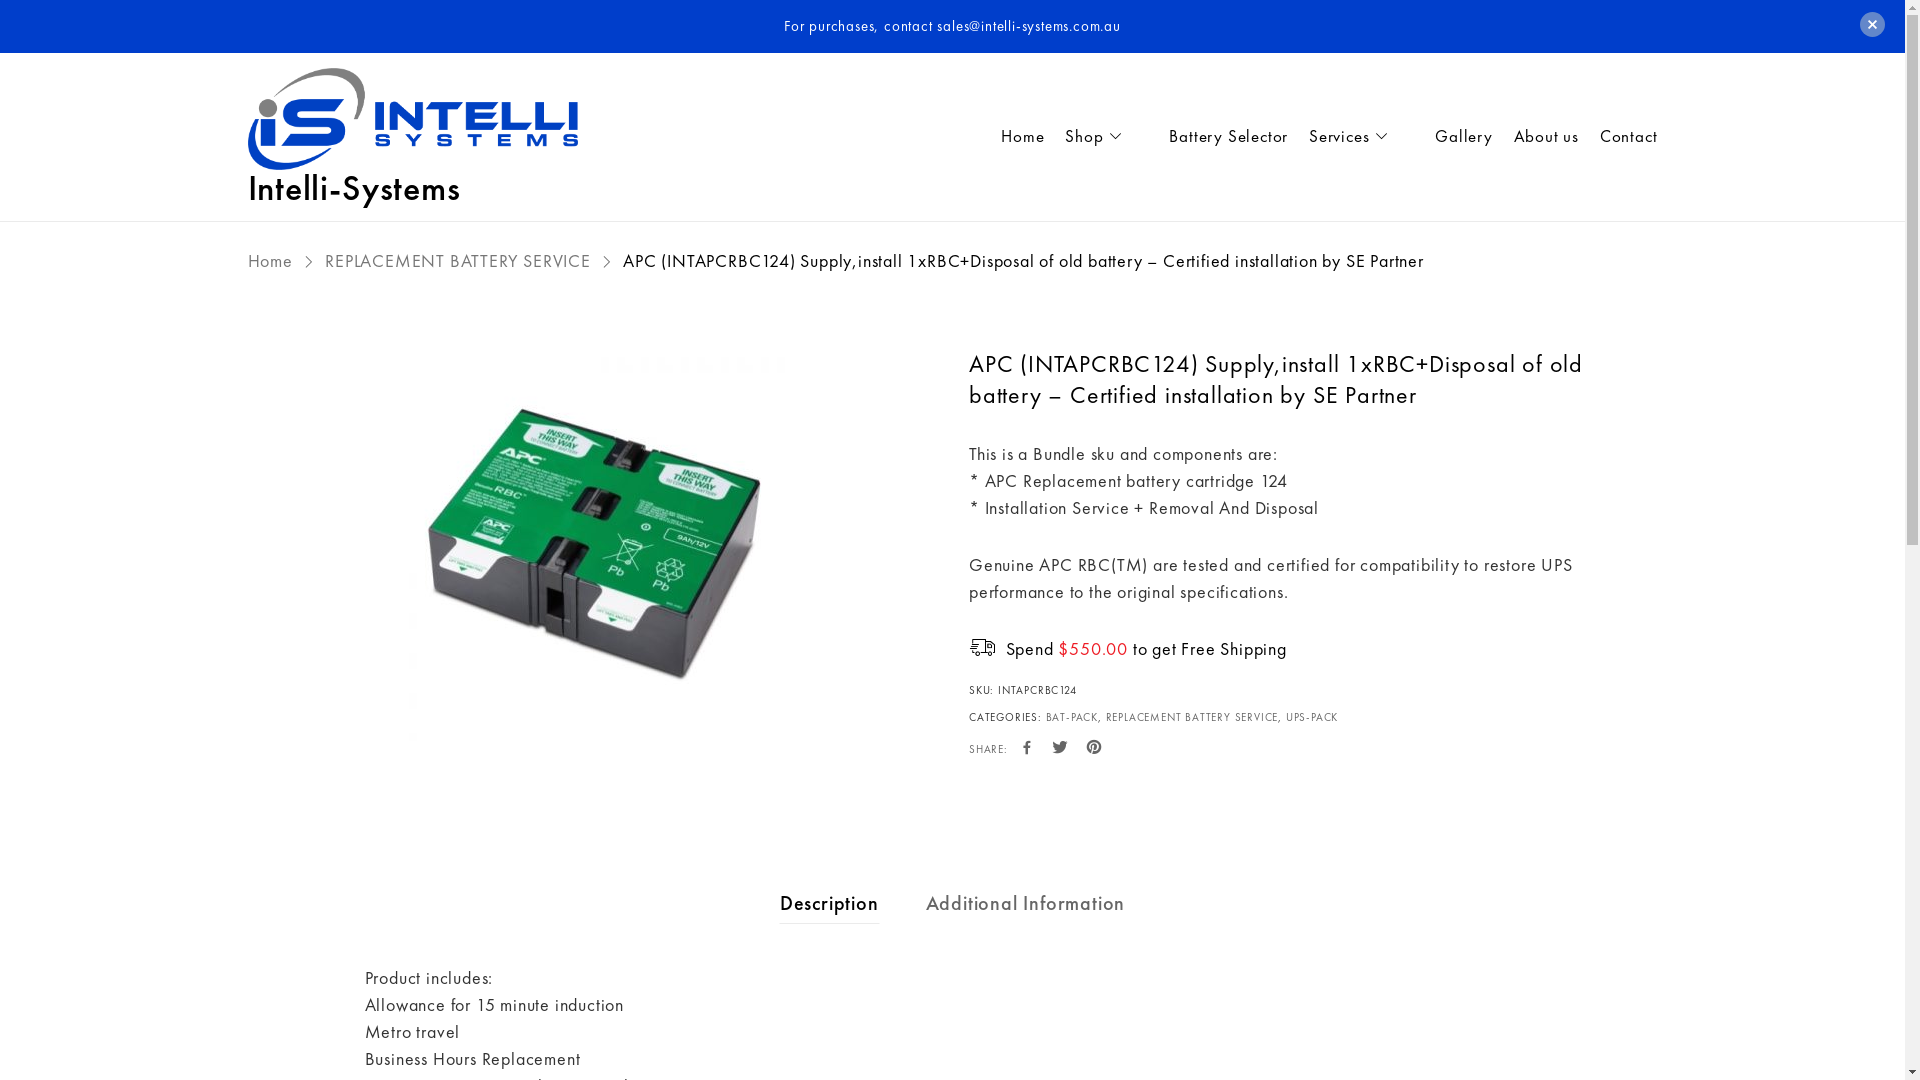 This screenshot has width=1920, height=1080. Describe the element at coordinates (1618, 136) in the screenshot. I see `'Contact'` at that location.